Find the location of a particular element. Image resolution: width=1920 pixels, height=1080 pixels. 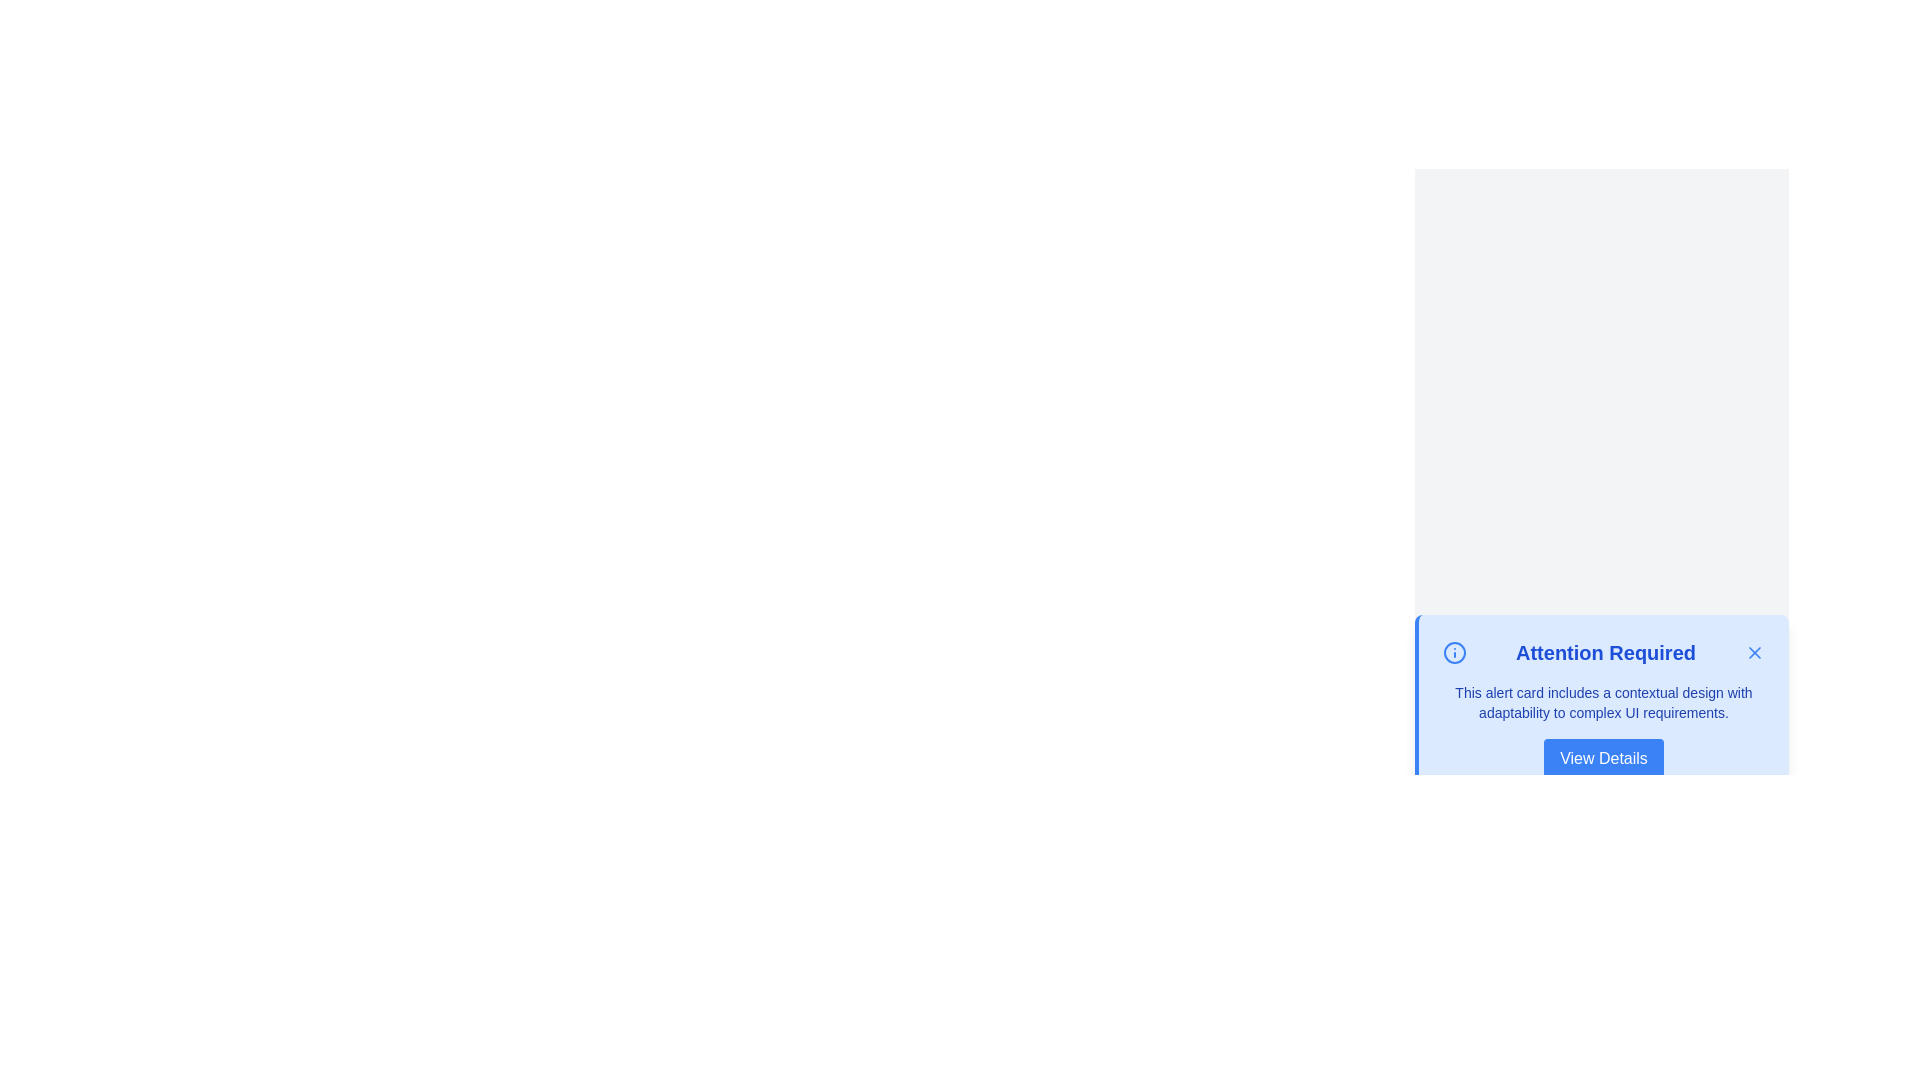

the paragraph of text styled in blue that is located within the alert card beneath the heading 'Attention Required' is located at coordinates (1603, 701).